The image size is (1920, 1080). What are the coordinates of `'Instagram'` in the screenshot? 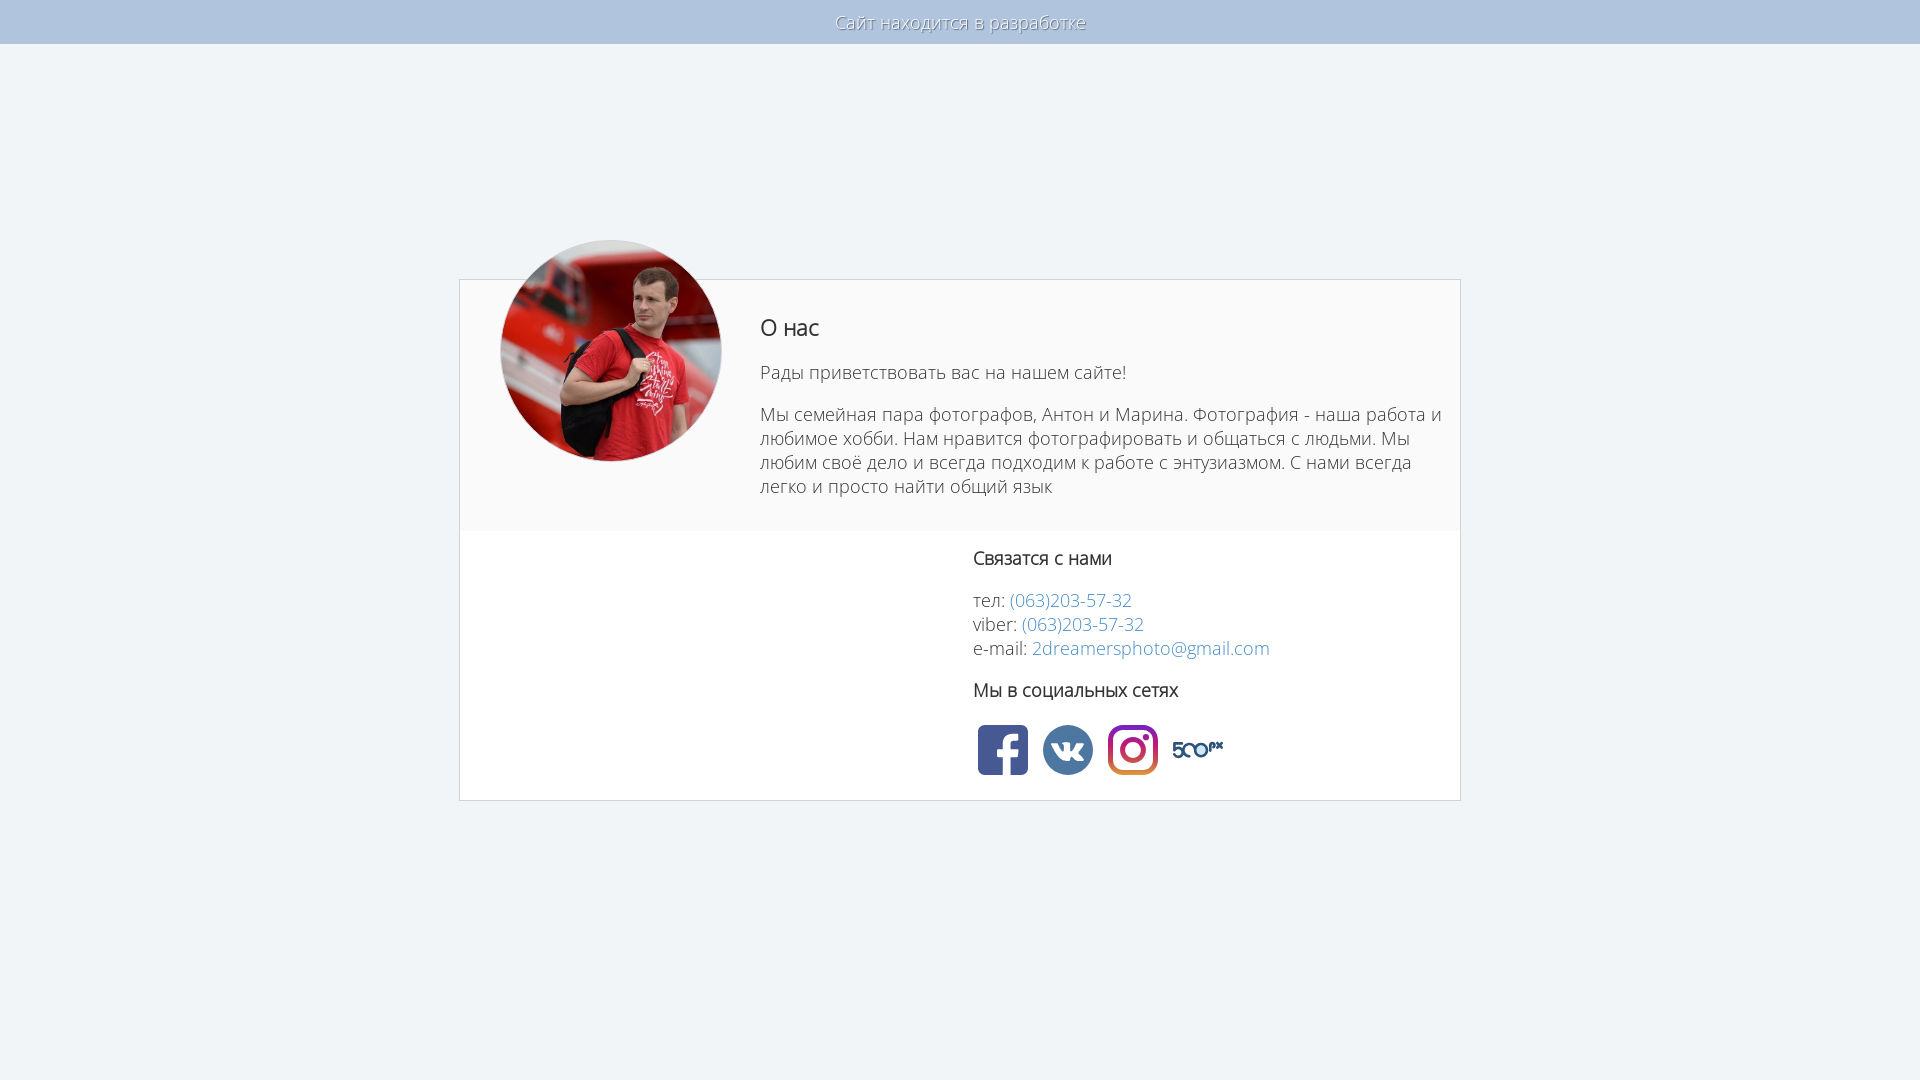 It's located at (1107, 749).